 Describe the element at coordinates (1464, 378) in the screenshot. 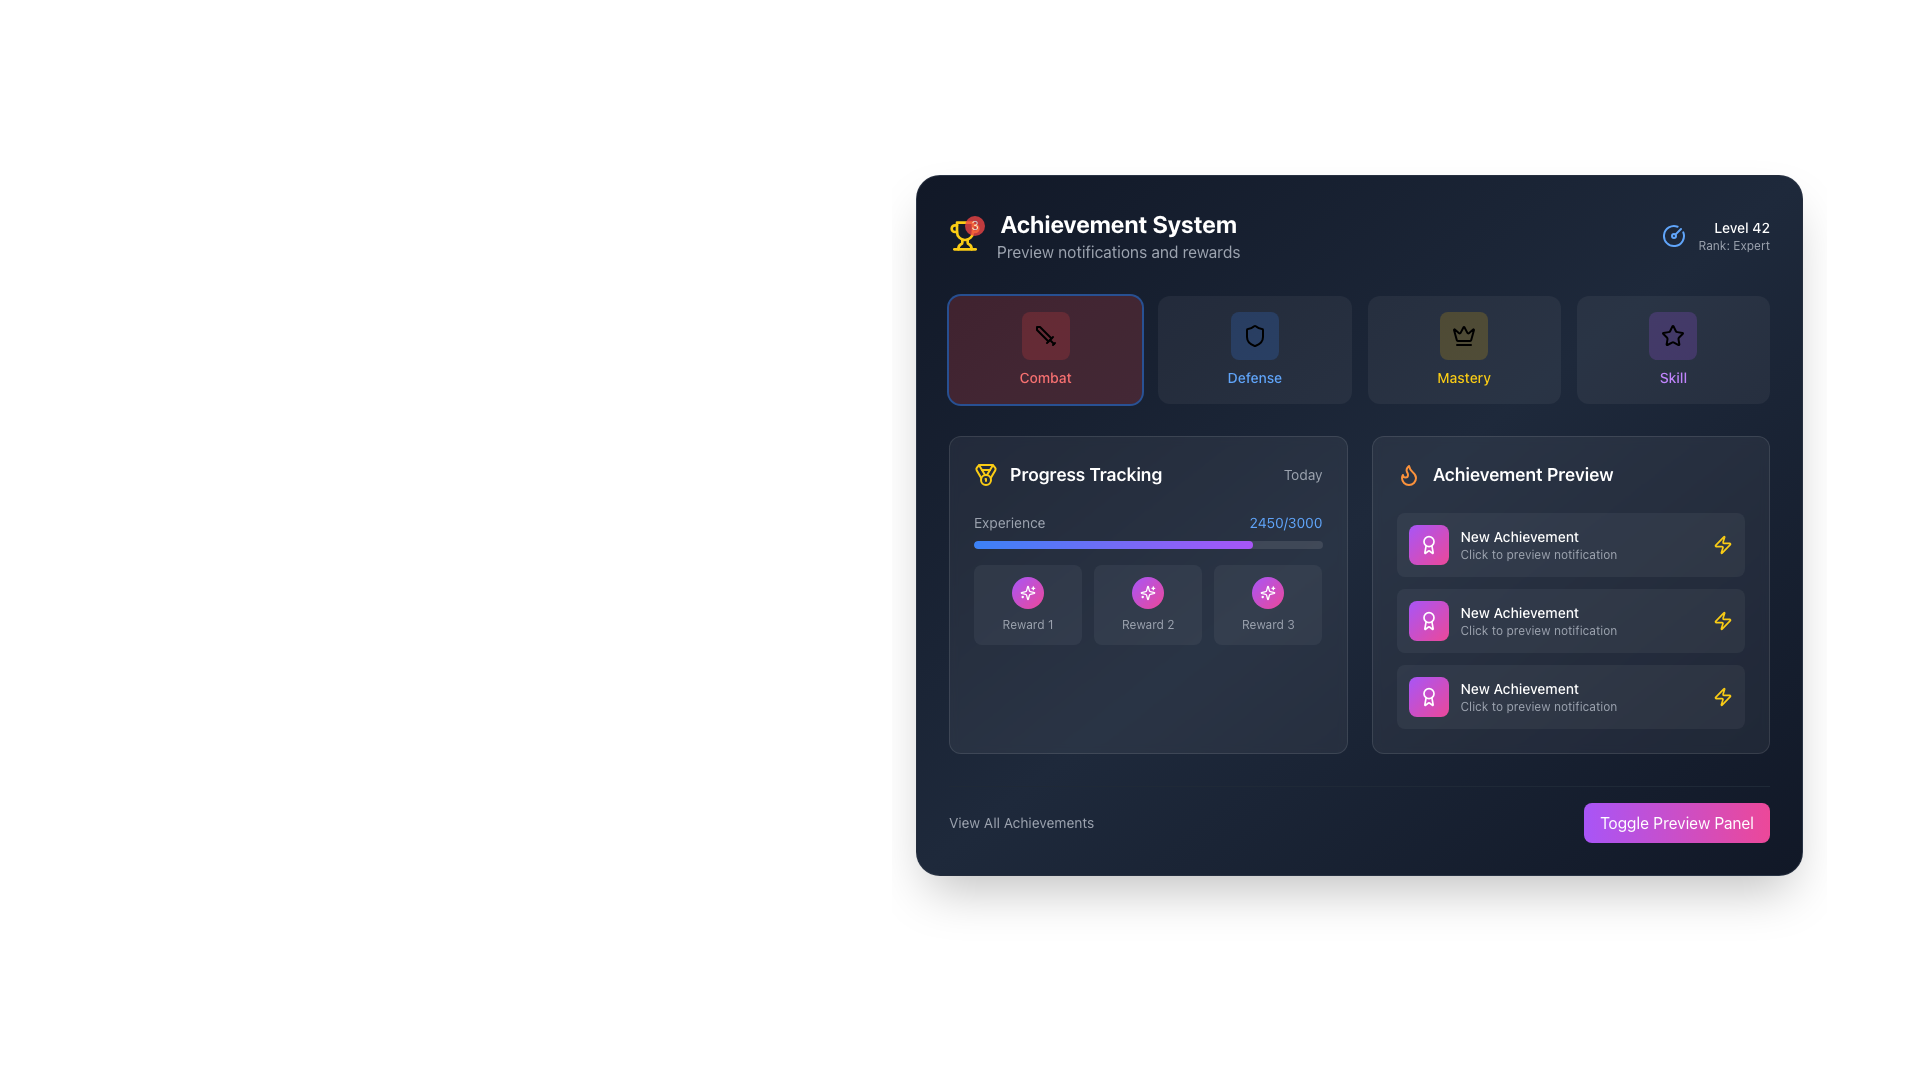

I see `the 'Mastery' text label, which is displayed in yellow font, small size, and capitalized format, located on a dark background in the third position of a horizontal selection panel` at that location.